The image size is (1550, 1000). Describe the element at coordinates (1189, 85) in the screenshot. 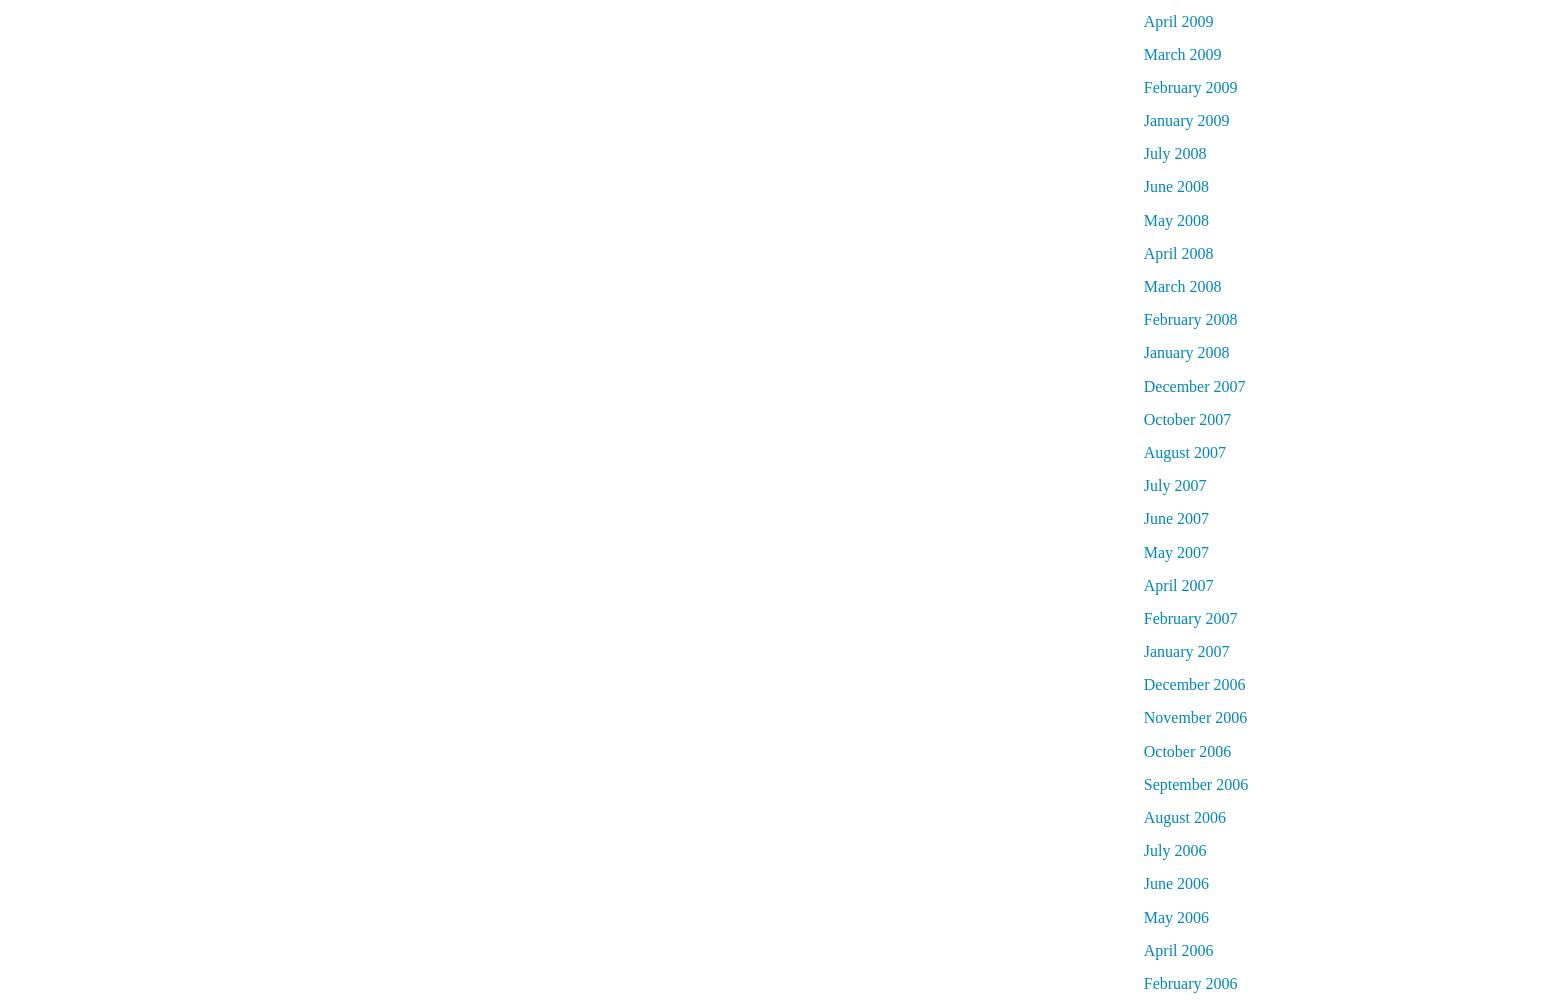

I see `'February 2009'` at that location.